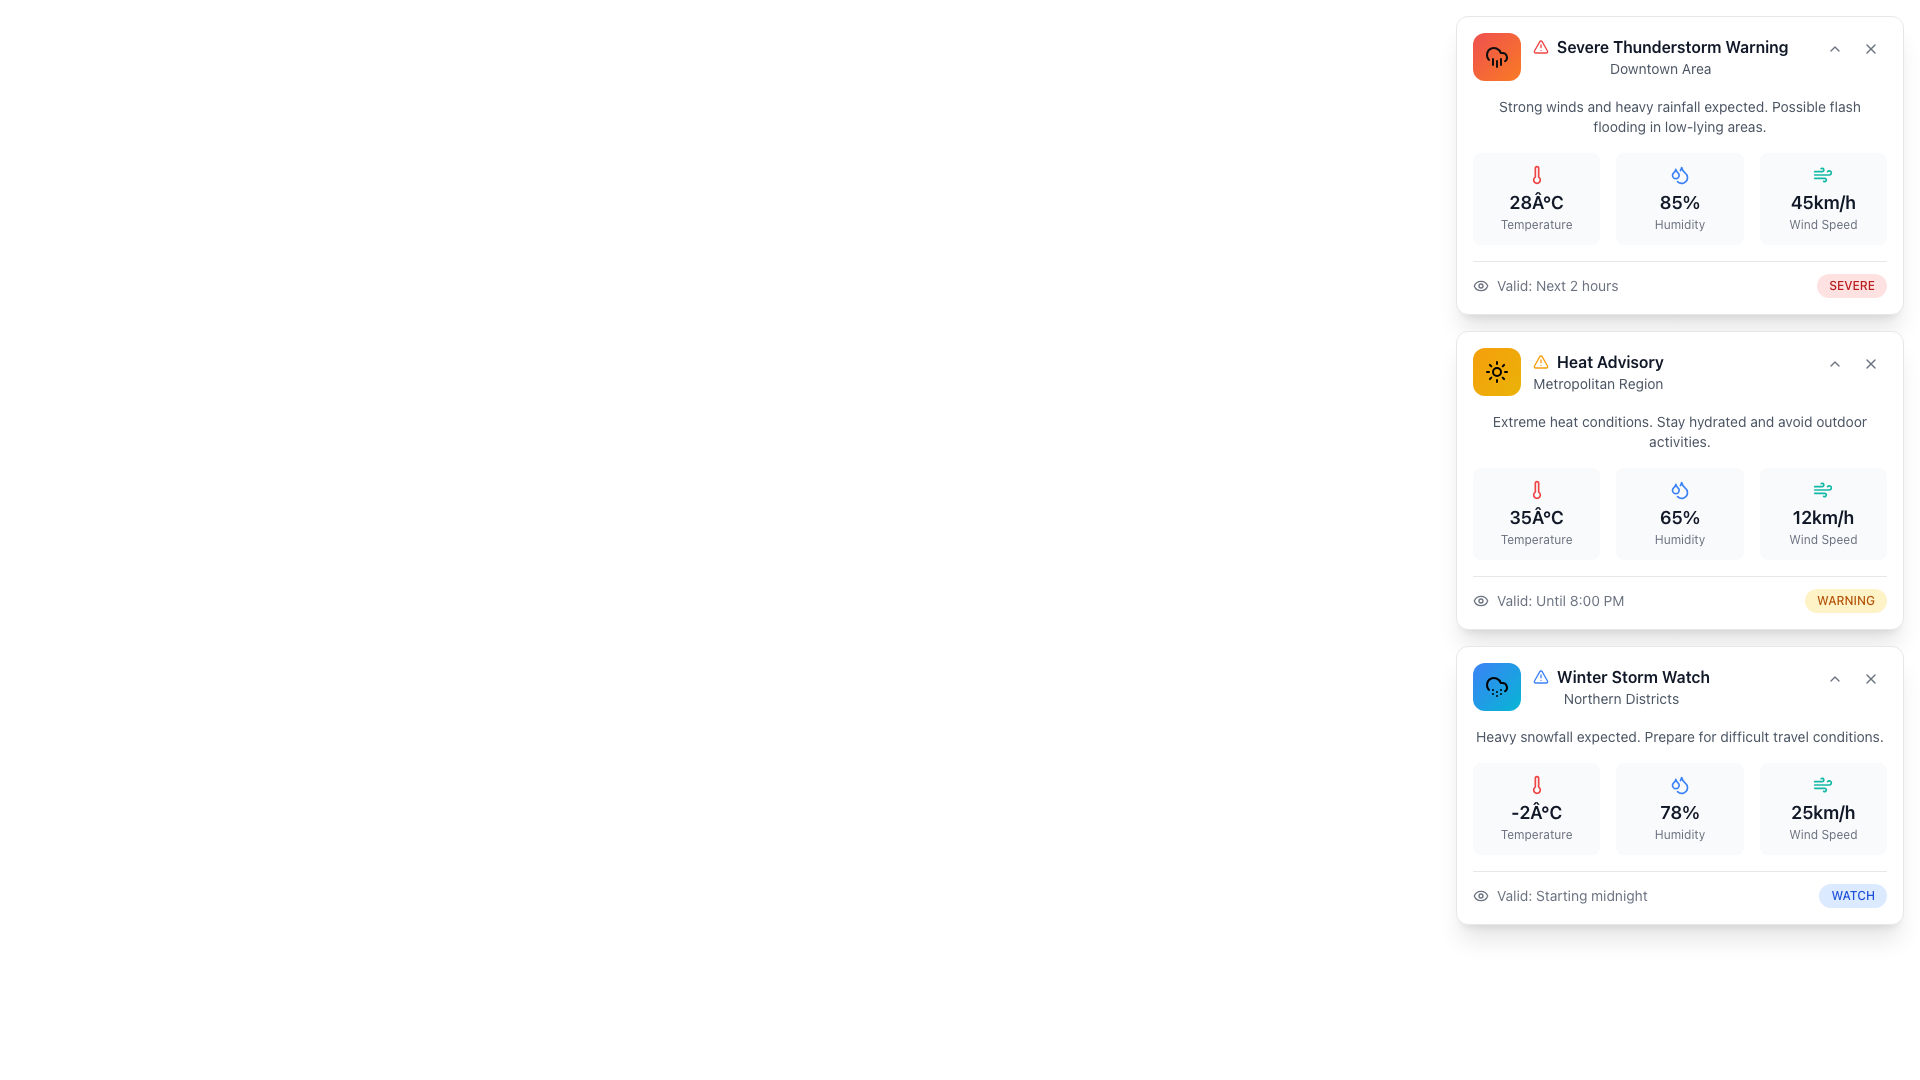 The image size is (1920, 1080). Describe the element at coordinates (1823, 516) in the screenshot. I see `wind speed value displayed in the 'Wind Speed' section of the 'Heat Advisory' card, which is located to the right of the main information area and adjacent to a teal wind icon` at that location.